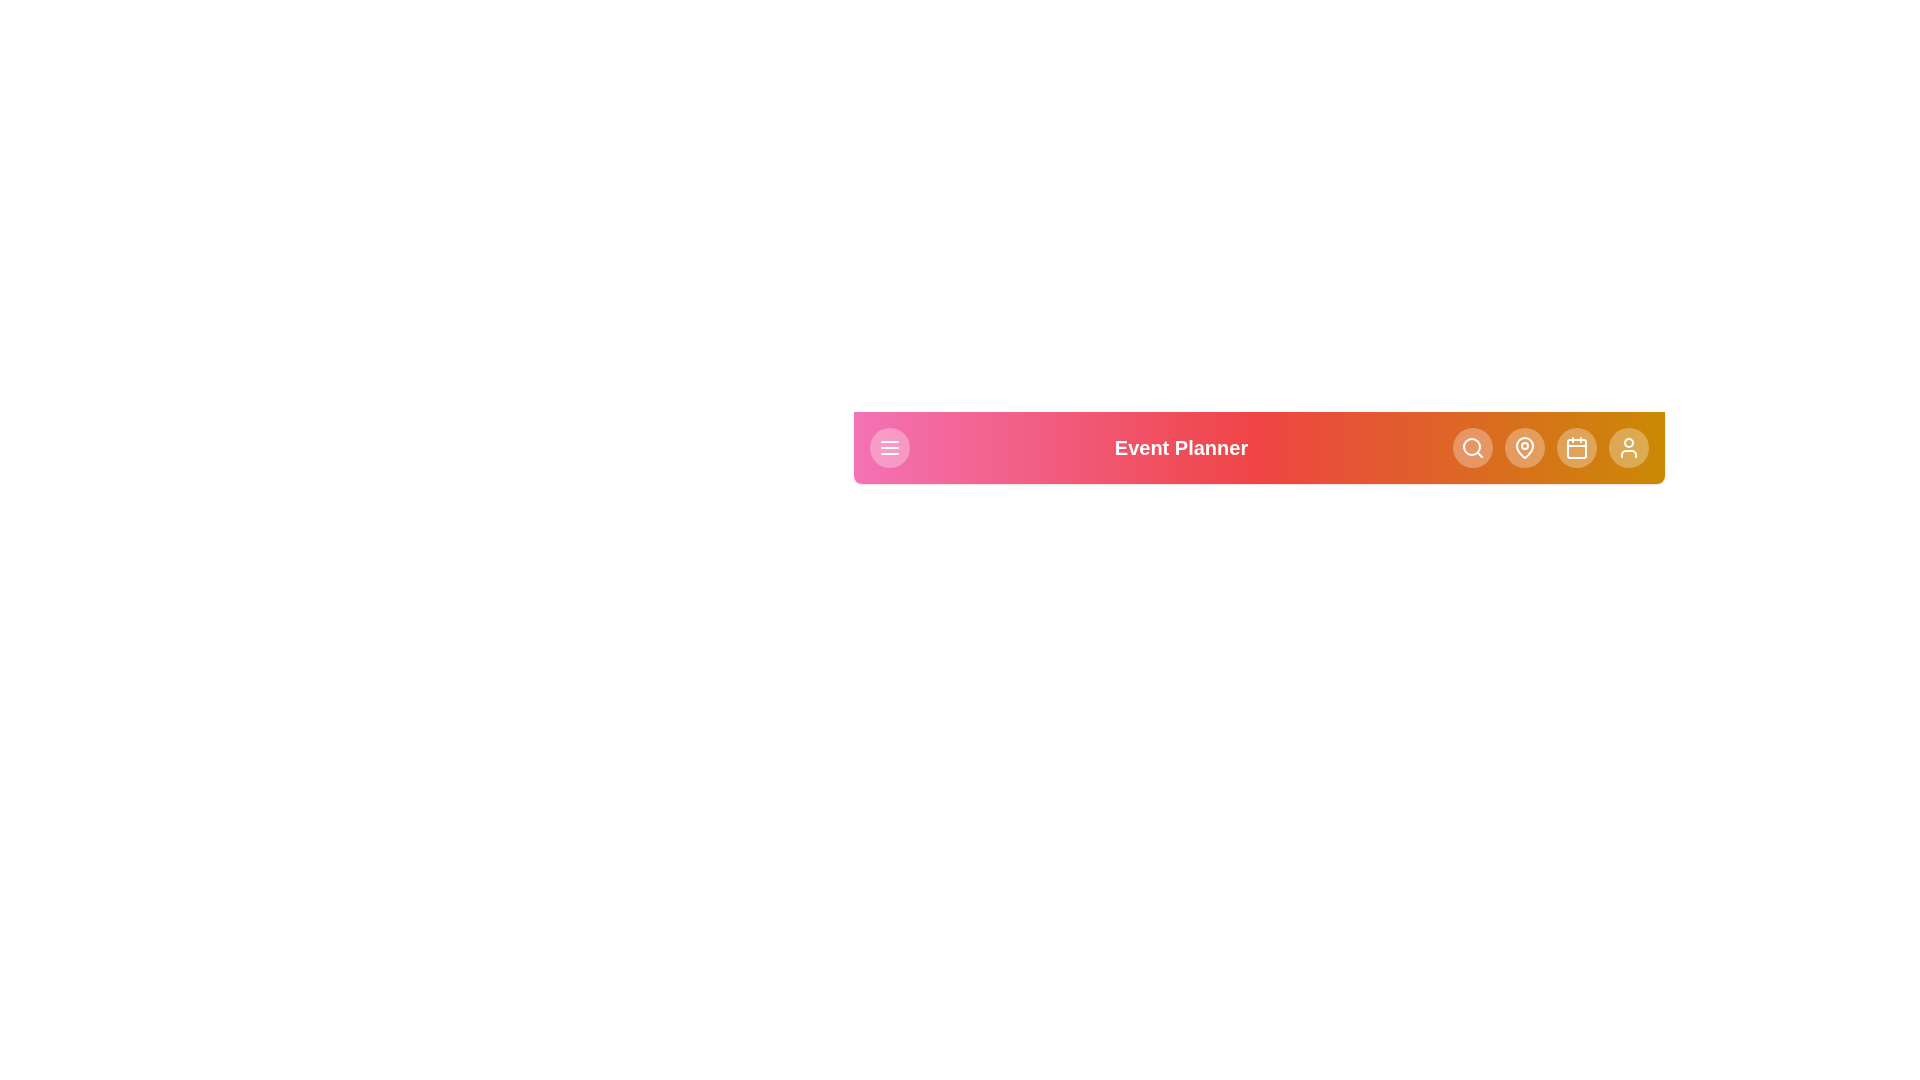 Image resolution: width=1920 pixels, height=1080 pixels. Describe the element at coordinates (1473, 446) in the screenshot. I see `the 'Discover' button in the navigation bar` at that location.